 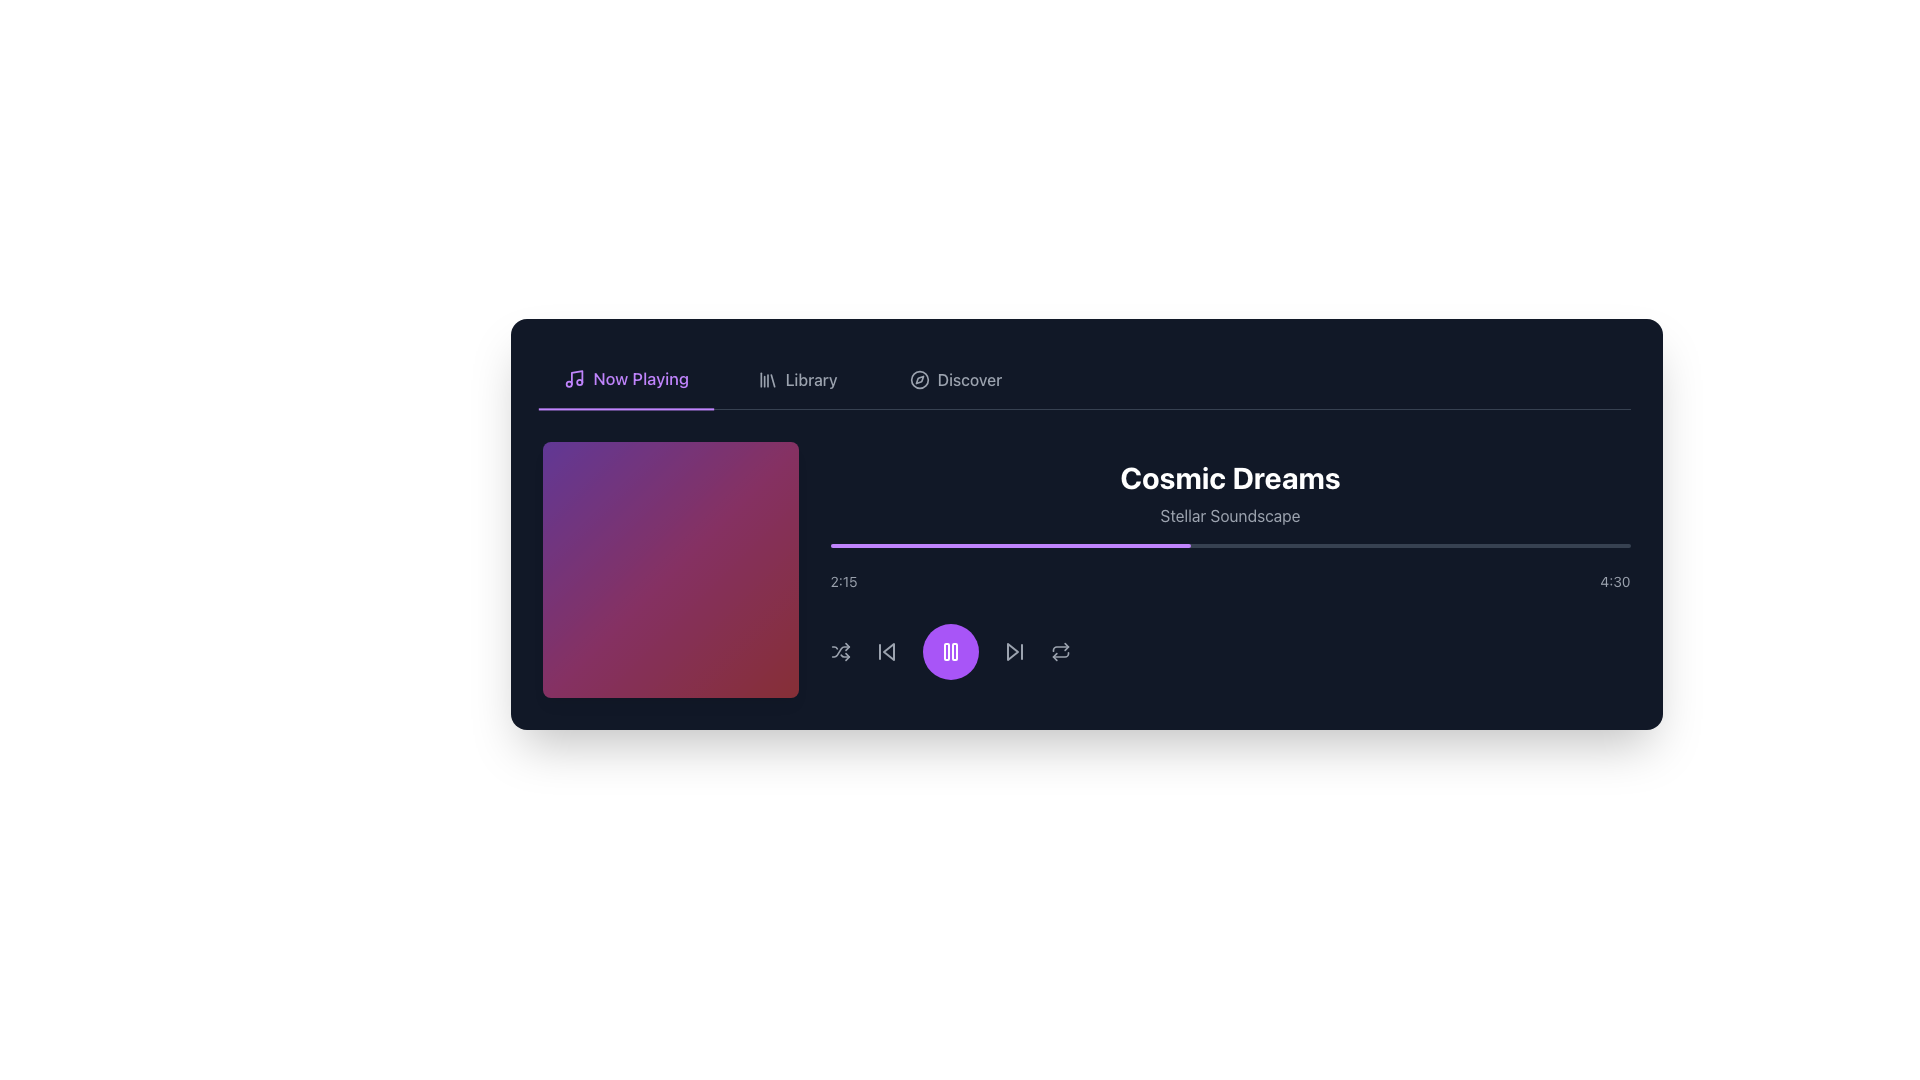 I want to click on the text label displaying the time '4:30', which is styled in light gray against a dark background and located near the right edge of a horizontal bar, so click(x=1615, y=582).